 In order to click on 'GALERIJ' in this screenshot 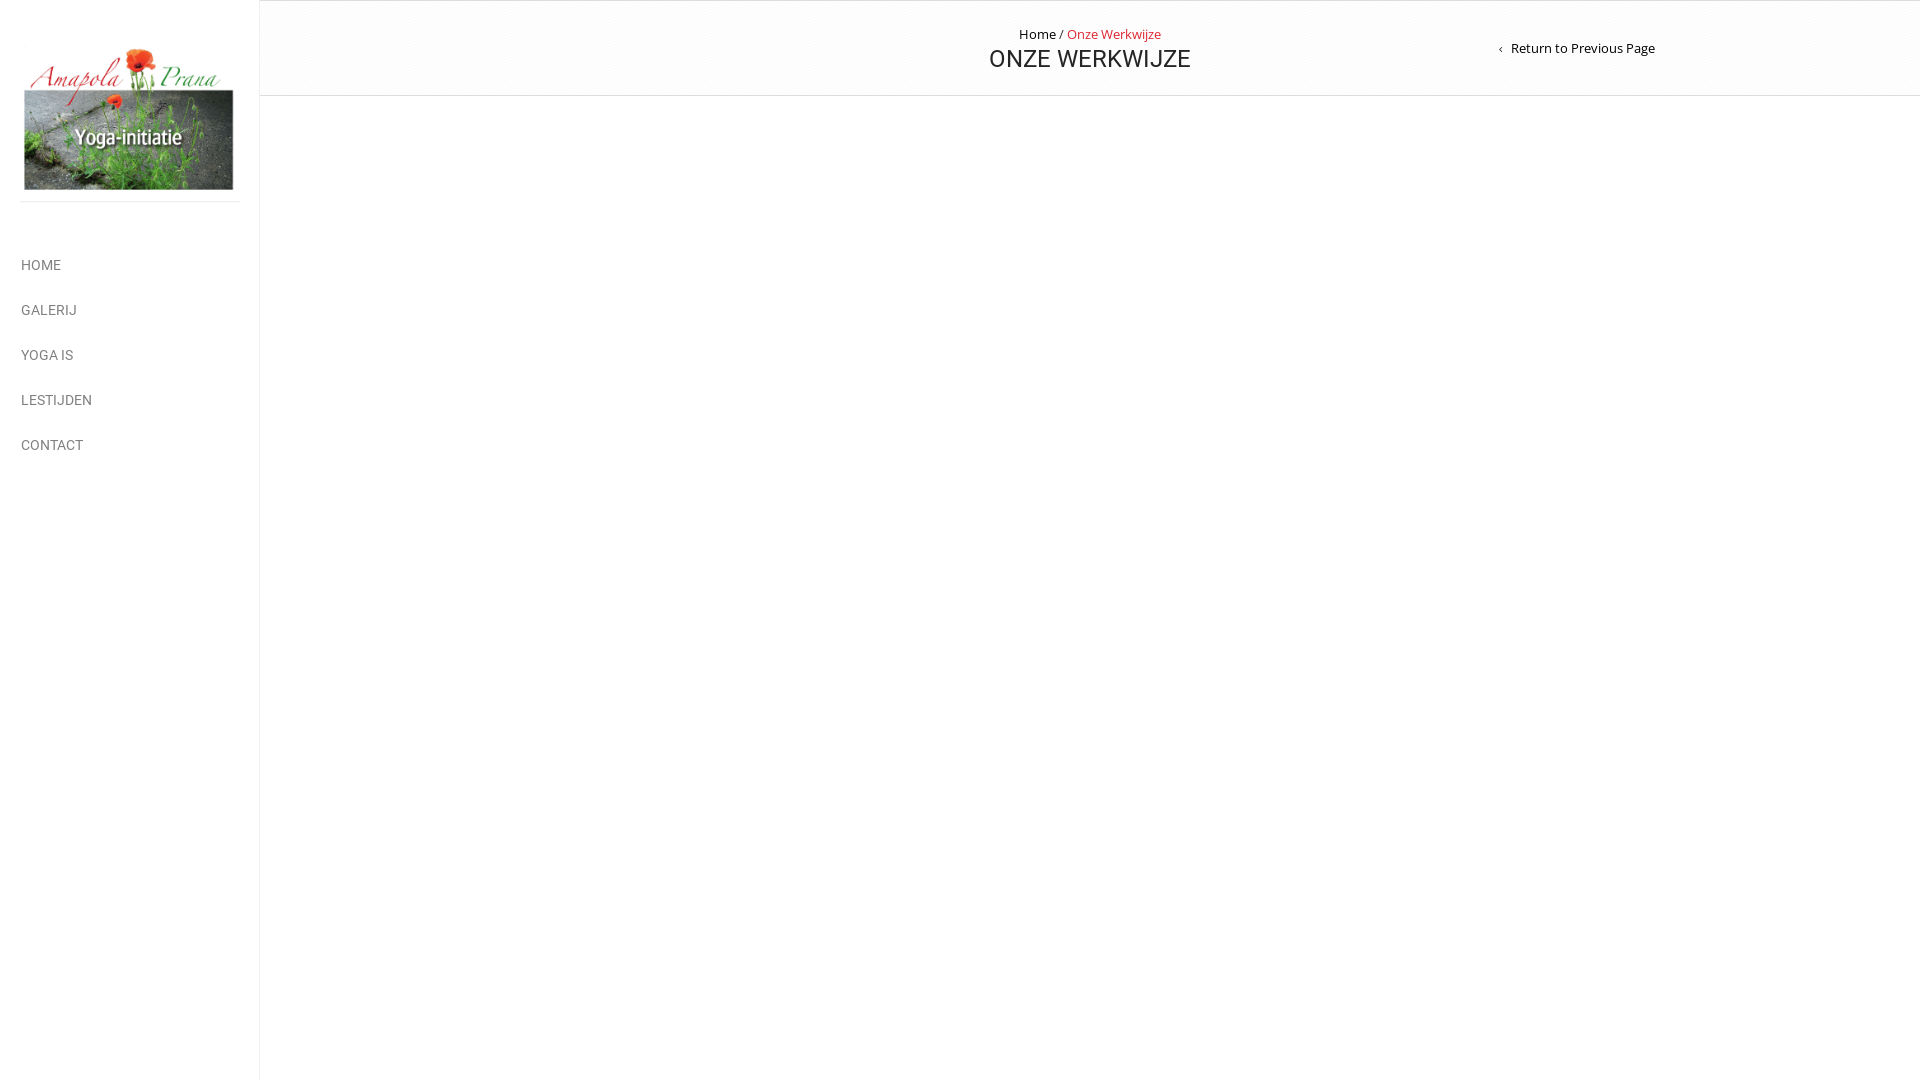, I will do `click(0, 310)`.